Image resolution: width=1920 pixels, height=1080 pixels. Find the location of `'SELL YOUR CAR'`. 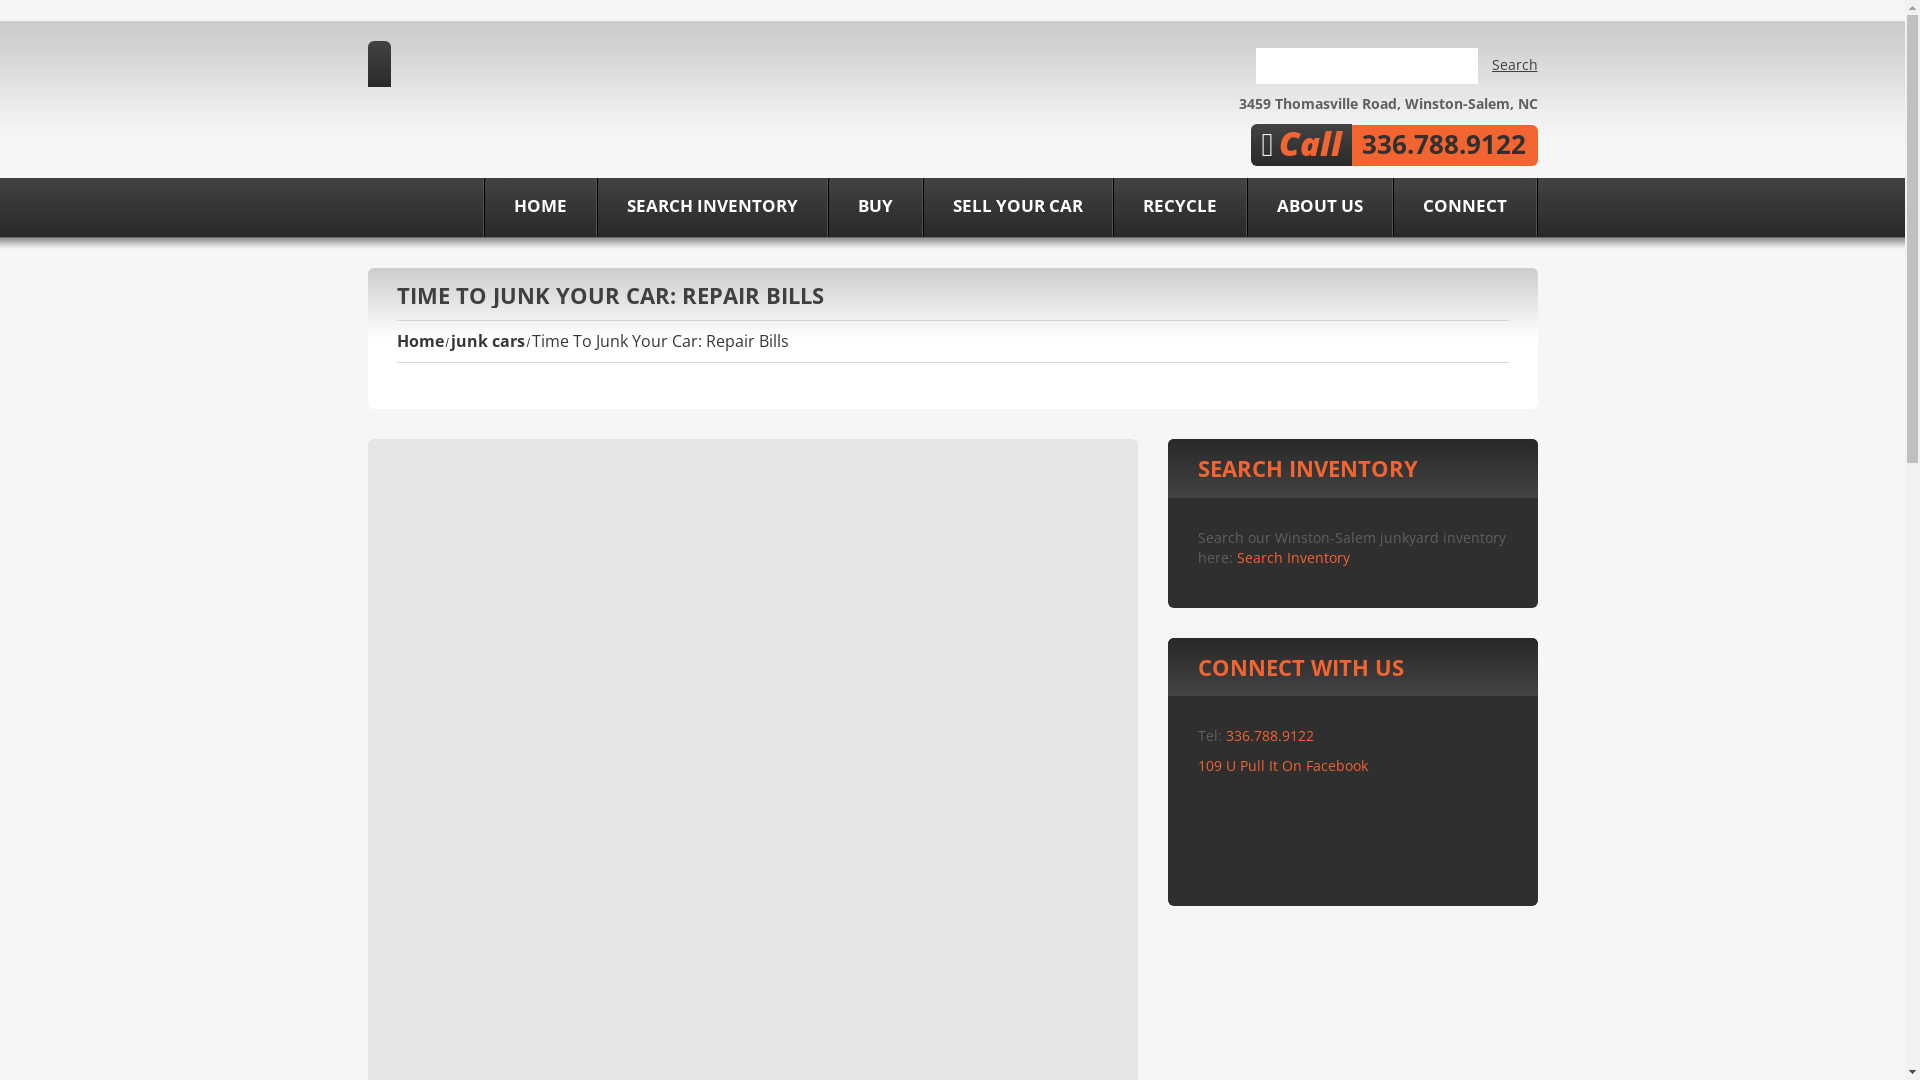

'SELL YOUR CAR' is located at coordinates (1017, 207).